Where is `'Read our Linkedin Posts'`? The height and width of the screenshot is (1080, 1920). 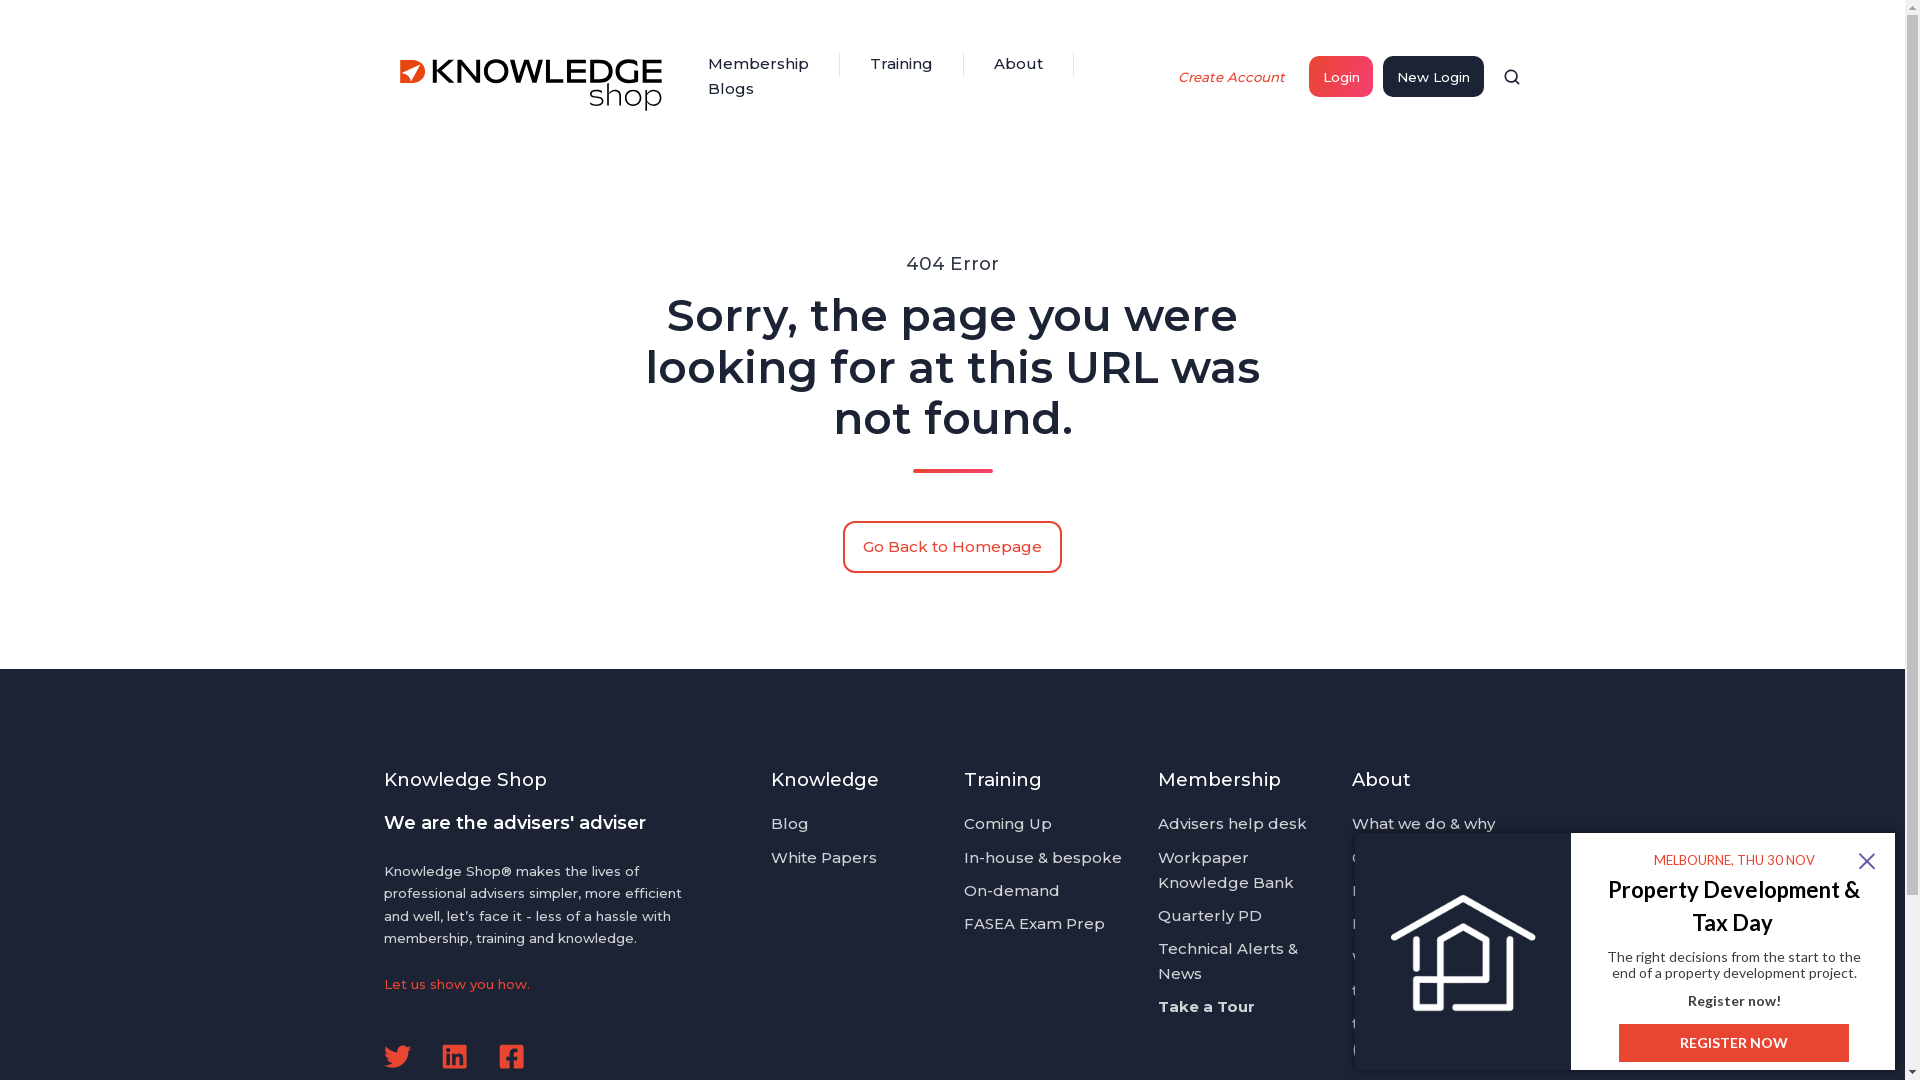 'Read our Linkedin Posts' is located at coordinates (440, 1055).